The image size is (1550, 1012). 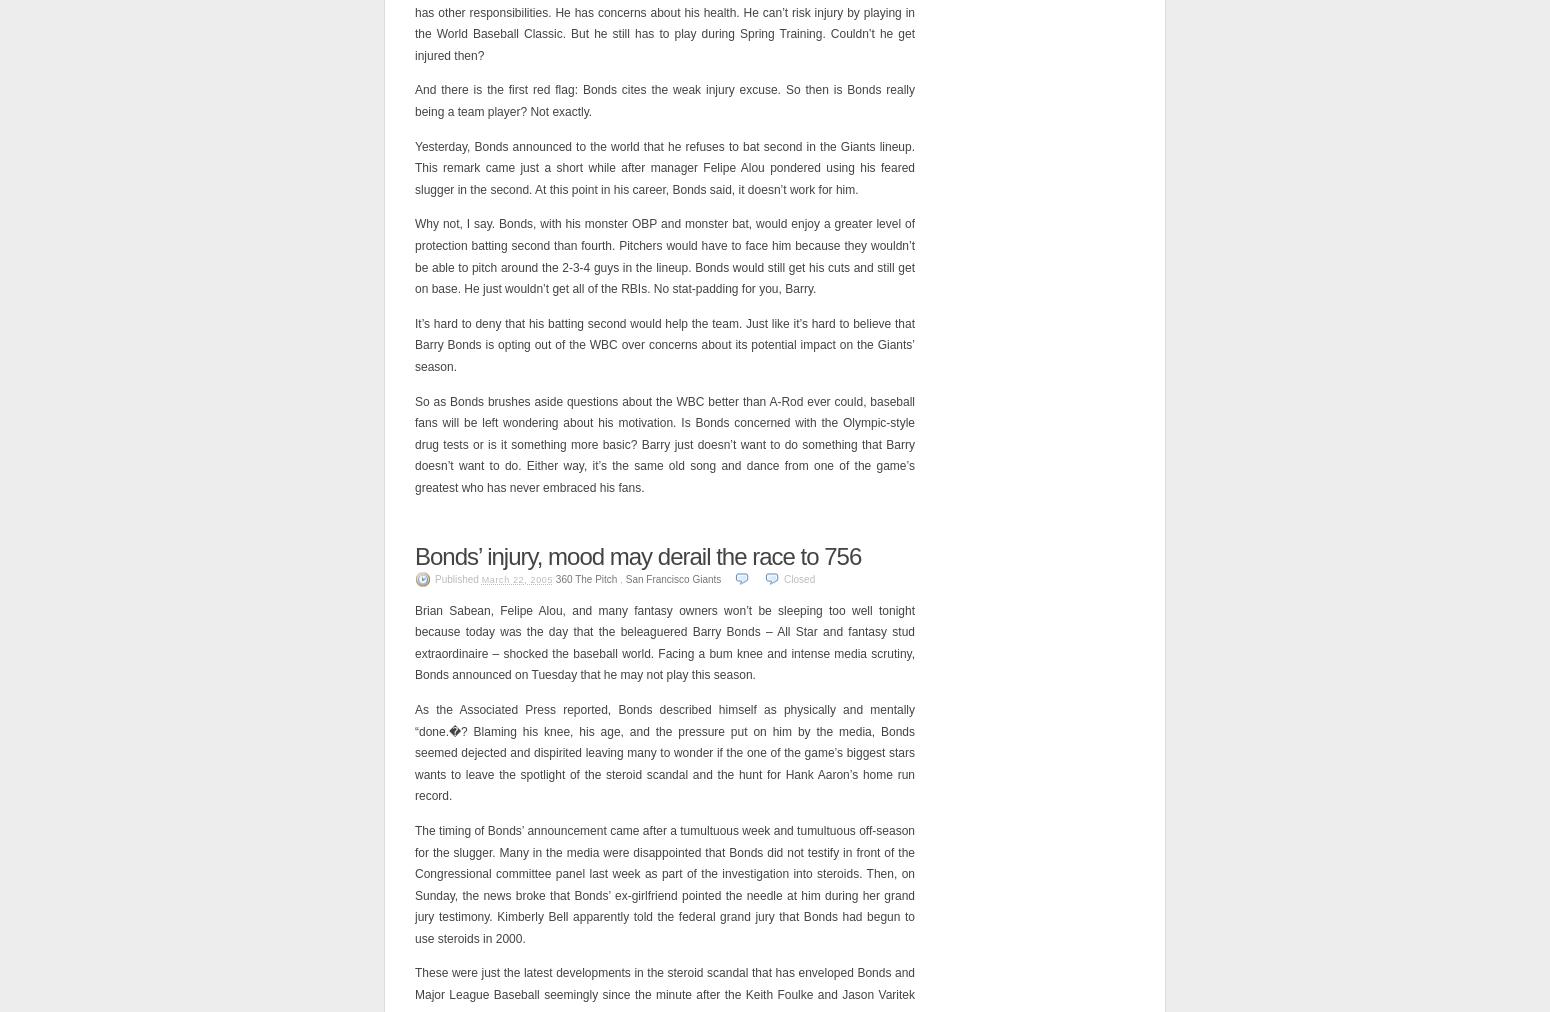 What do you see at coordinates (663, 752) in the screenshot?
I see `'As the Associated Press reported, Bonds described himself as physically and mentally “done.�? Blaming his knee, his age, and the pressure put on him by the media, Bonds seemed dejected and dispirited leaving many to wonder if the one of the game’s biggest stars wants to leave the spotlight of the steroid scandal and the hunt for Hank Aaron’s home run record.'` at bounding box center [663, 752].